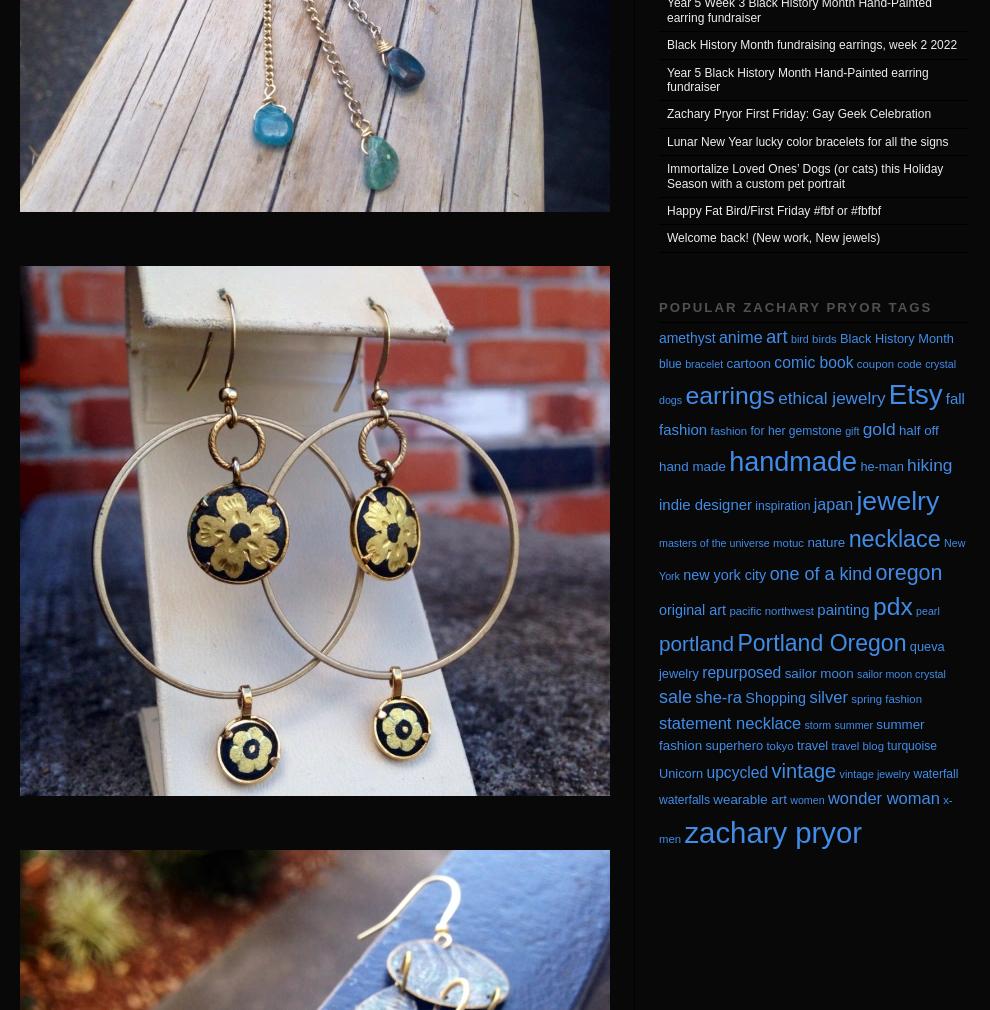  What do you see at coordinates (659, 465) in the screenshot?
I see `'hand made'` at bounding box center [659, 465].